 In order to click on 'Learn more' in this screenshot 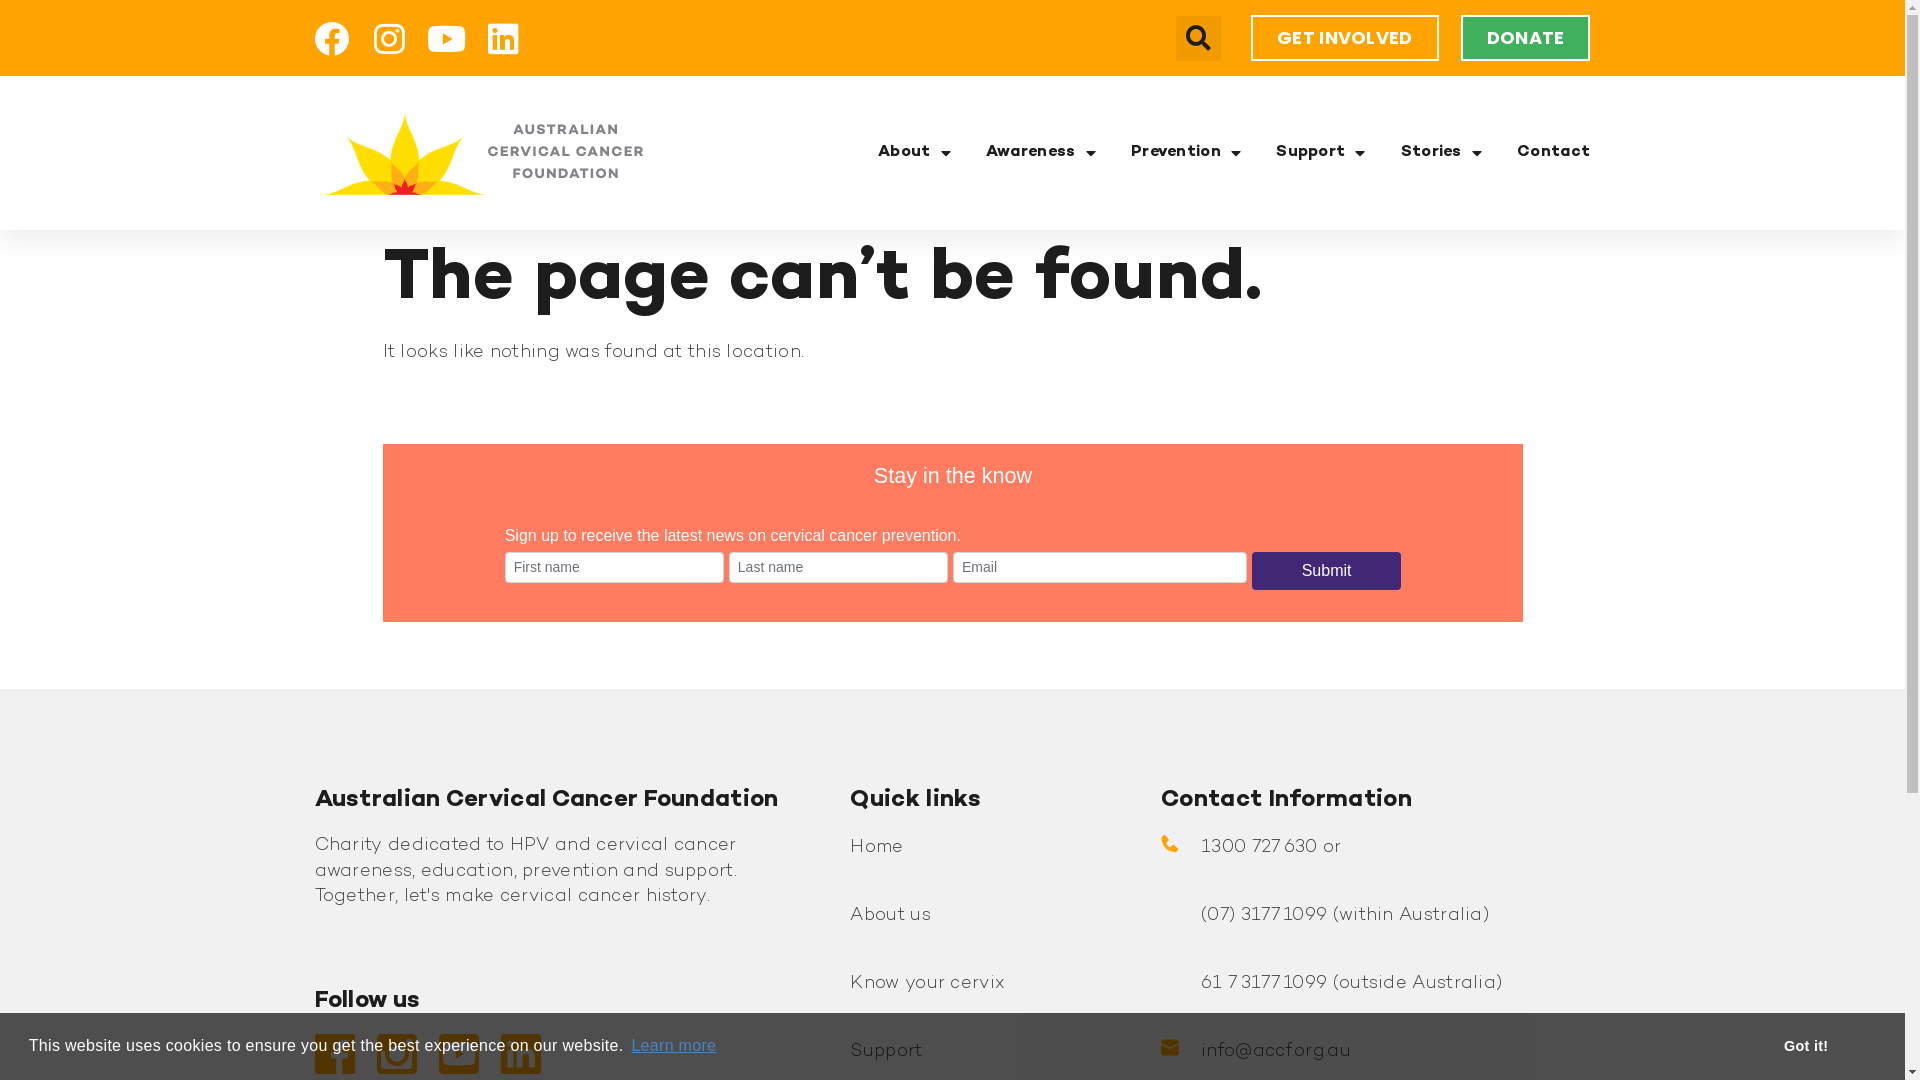, I will do `click(673, 1044)`.